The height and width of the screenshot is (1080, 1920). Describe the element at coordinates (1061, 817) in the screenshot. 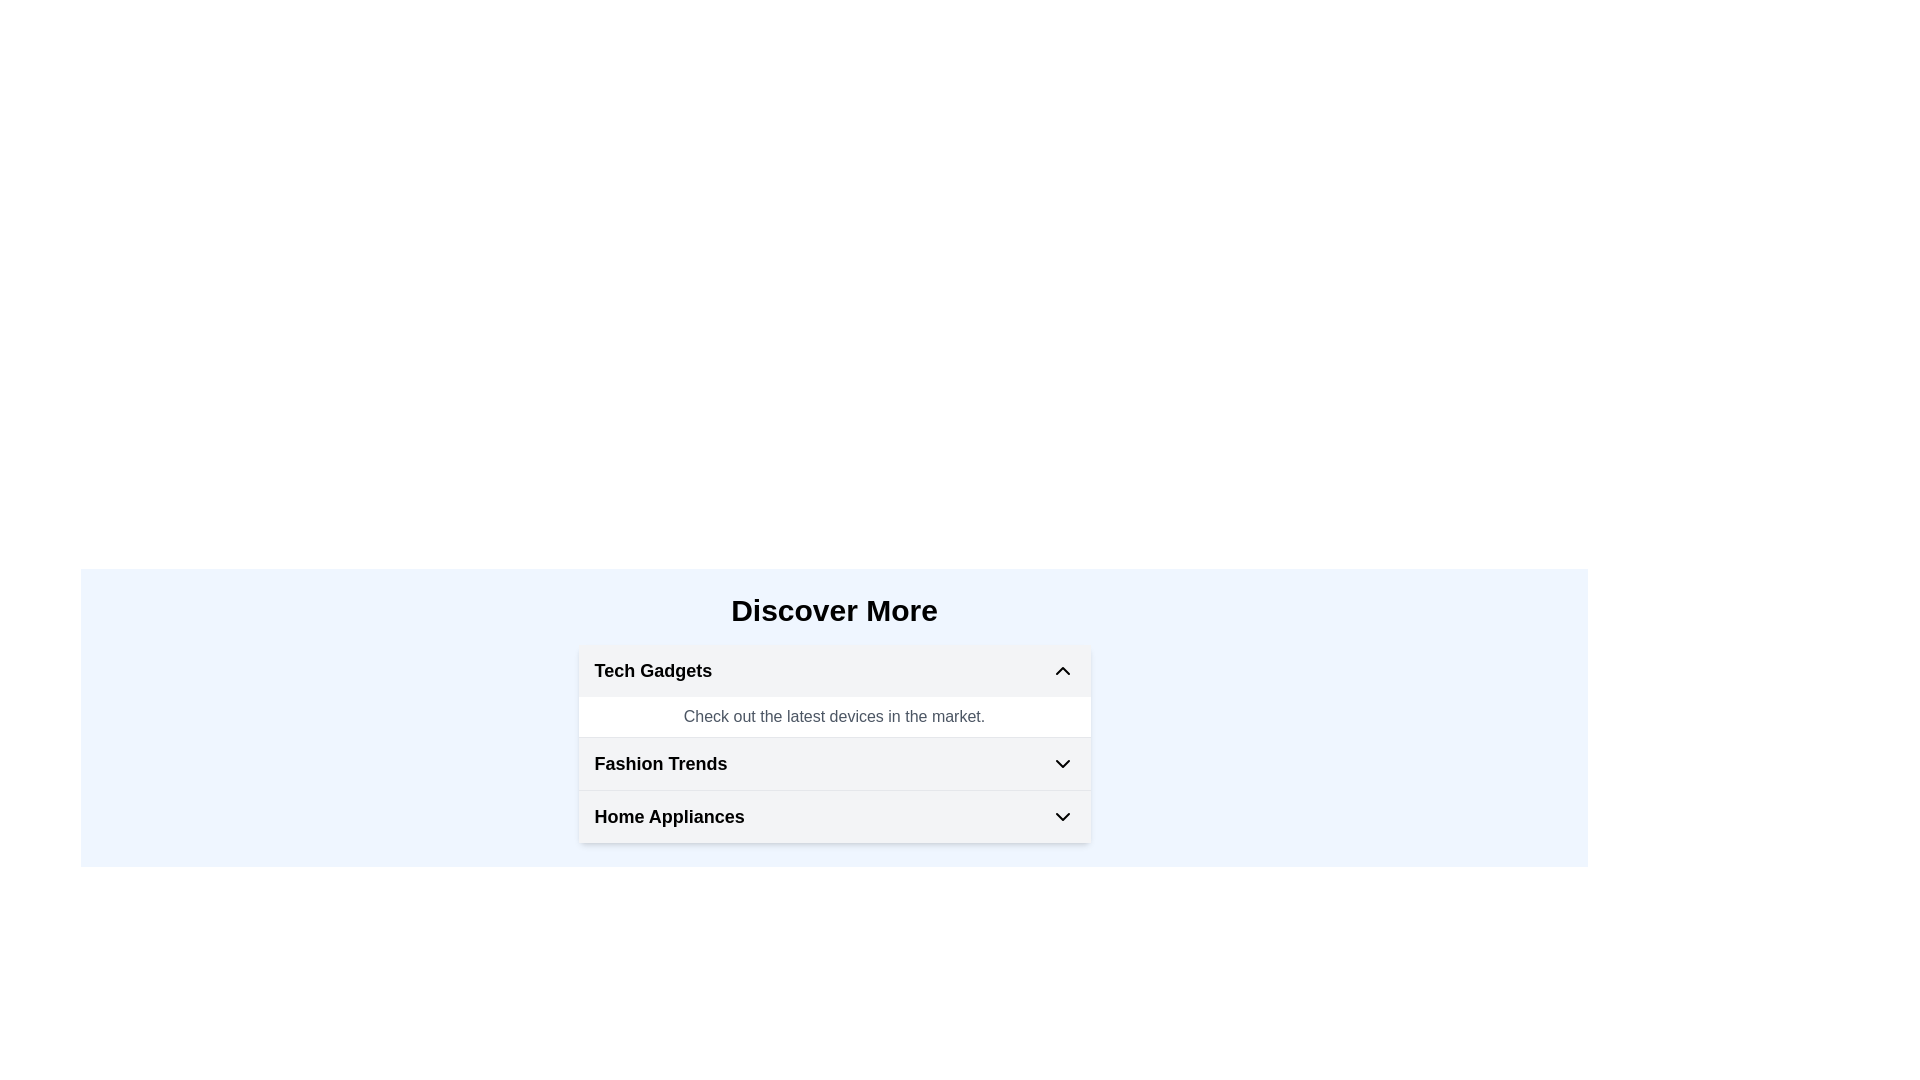

I see `the keyboard accessibility on the dropdown toggle indicator icon located at the rightmost end of the 'Home Appliances' section` at that location.